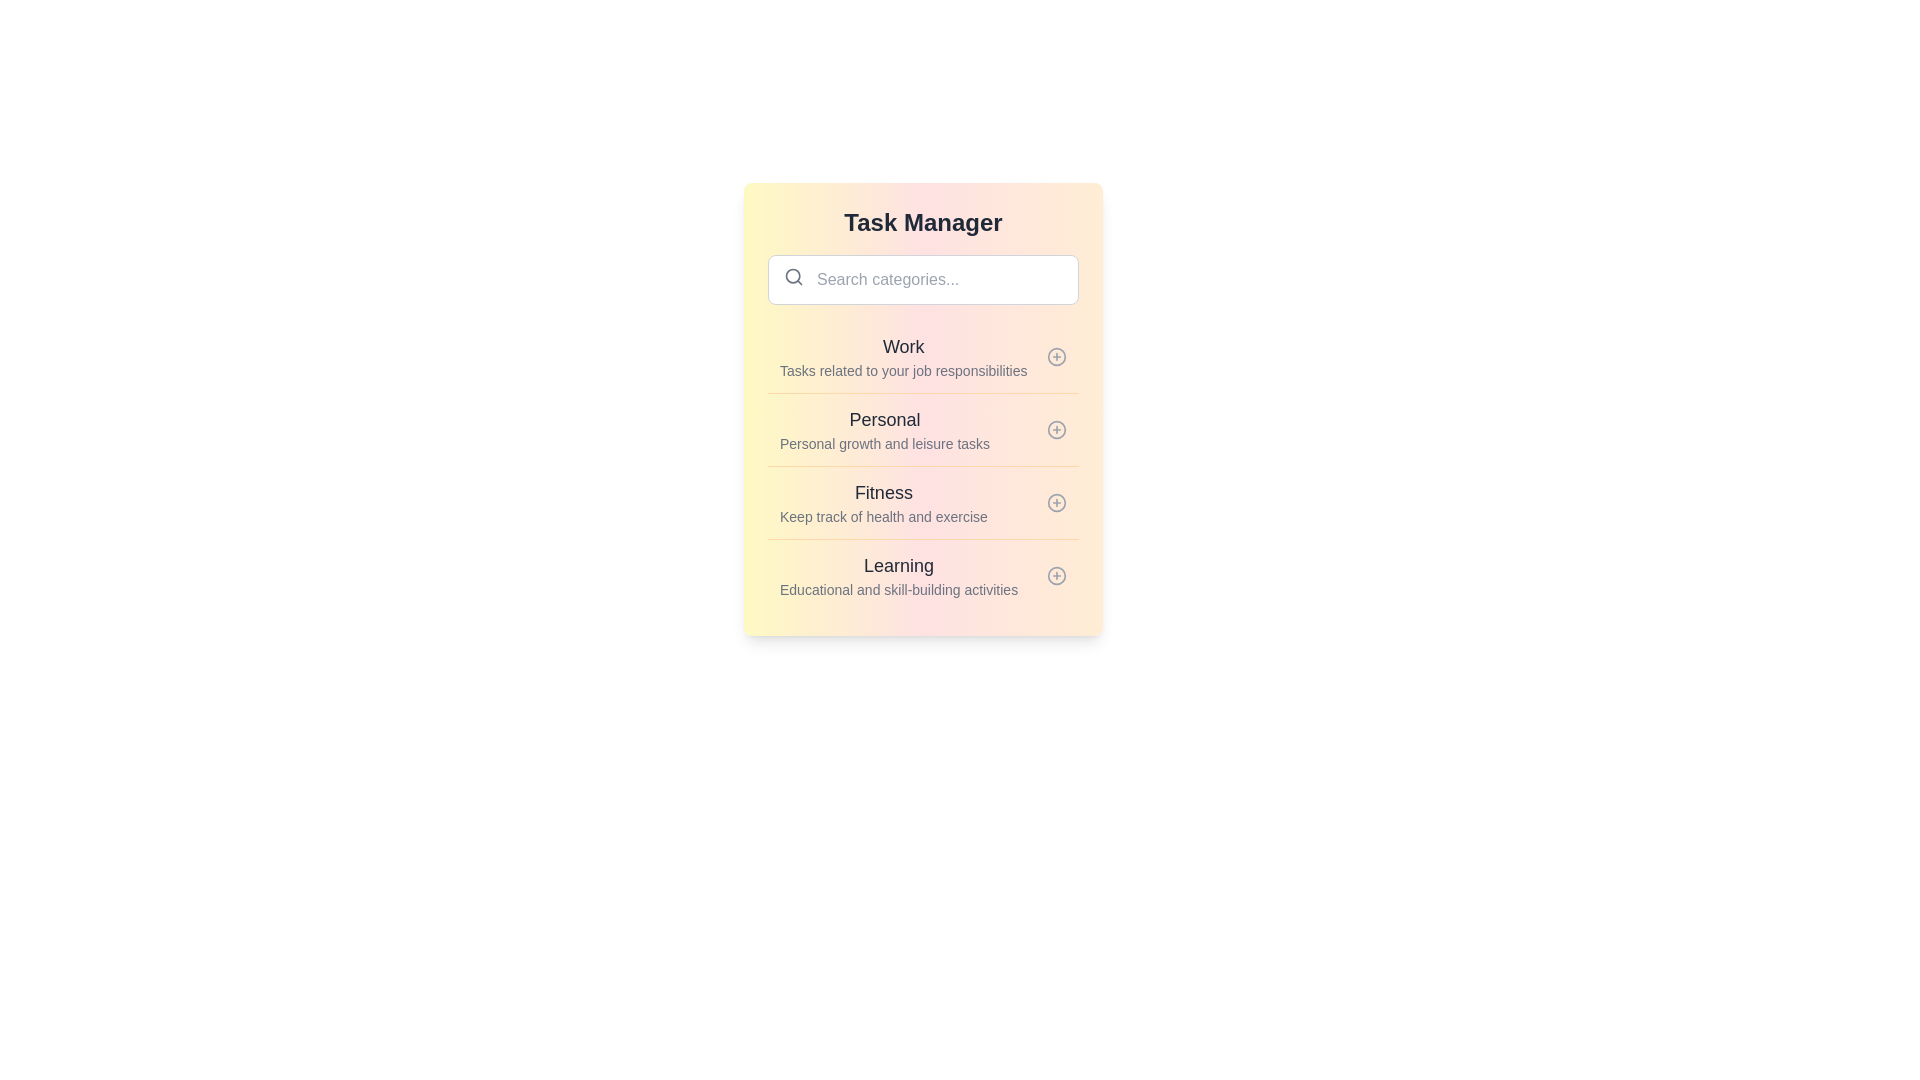  Describe the element at coordinates (1055, 575) in the screenshot. I see `the inner circular part of the plus icon associated with the 'Learning' category by clicking on it` at that location.